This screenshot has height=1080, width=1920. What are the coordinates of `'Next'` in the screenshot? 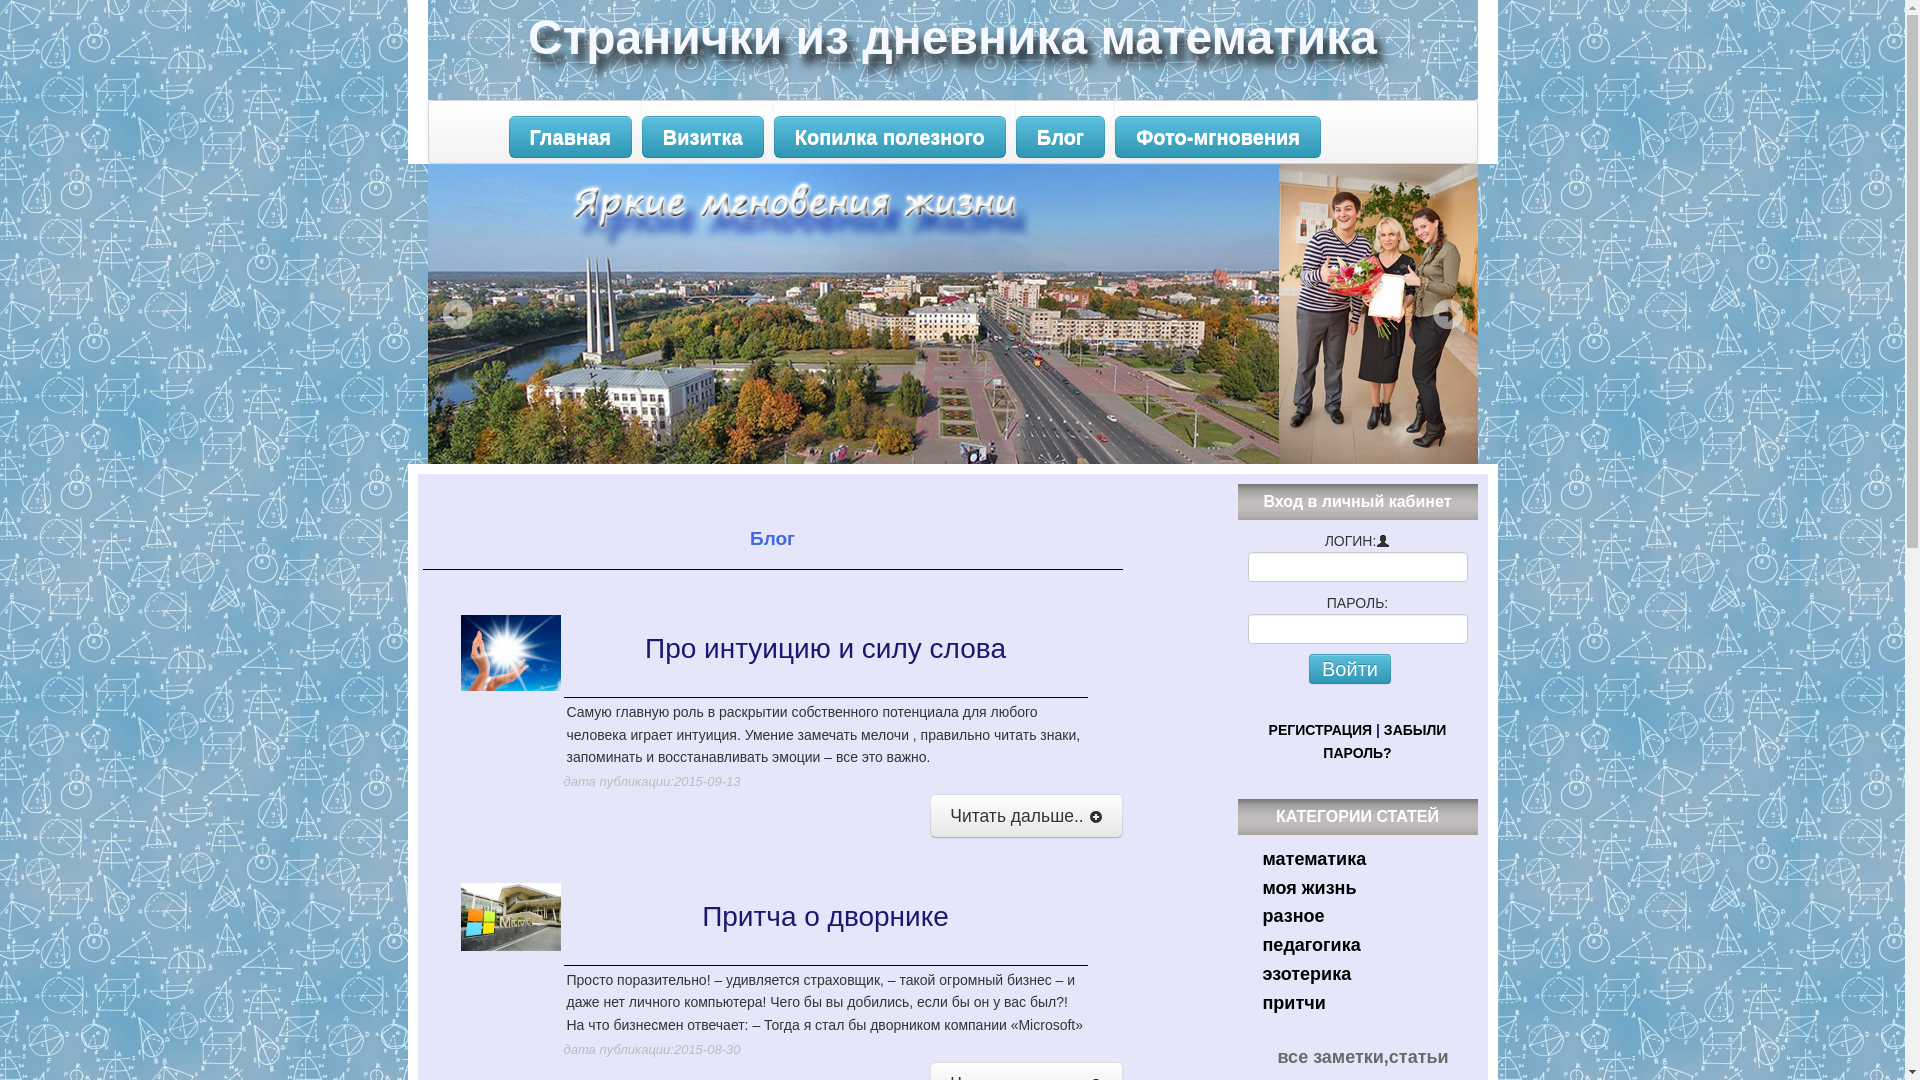 It's located at (1446, 313).